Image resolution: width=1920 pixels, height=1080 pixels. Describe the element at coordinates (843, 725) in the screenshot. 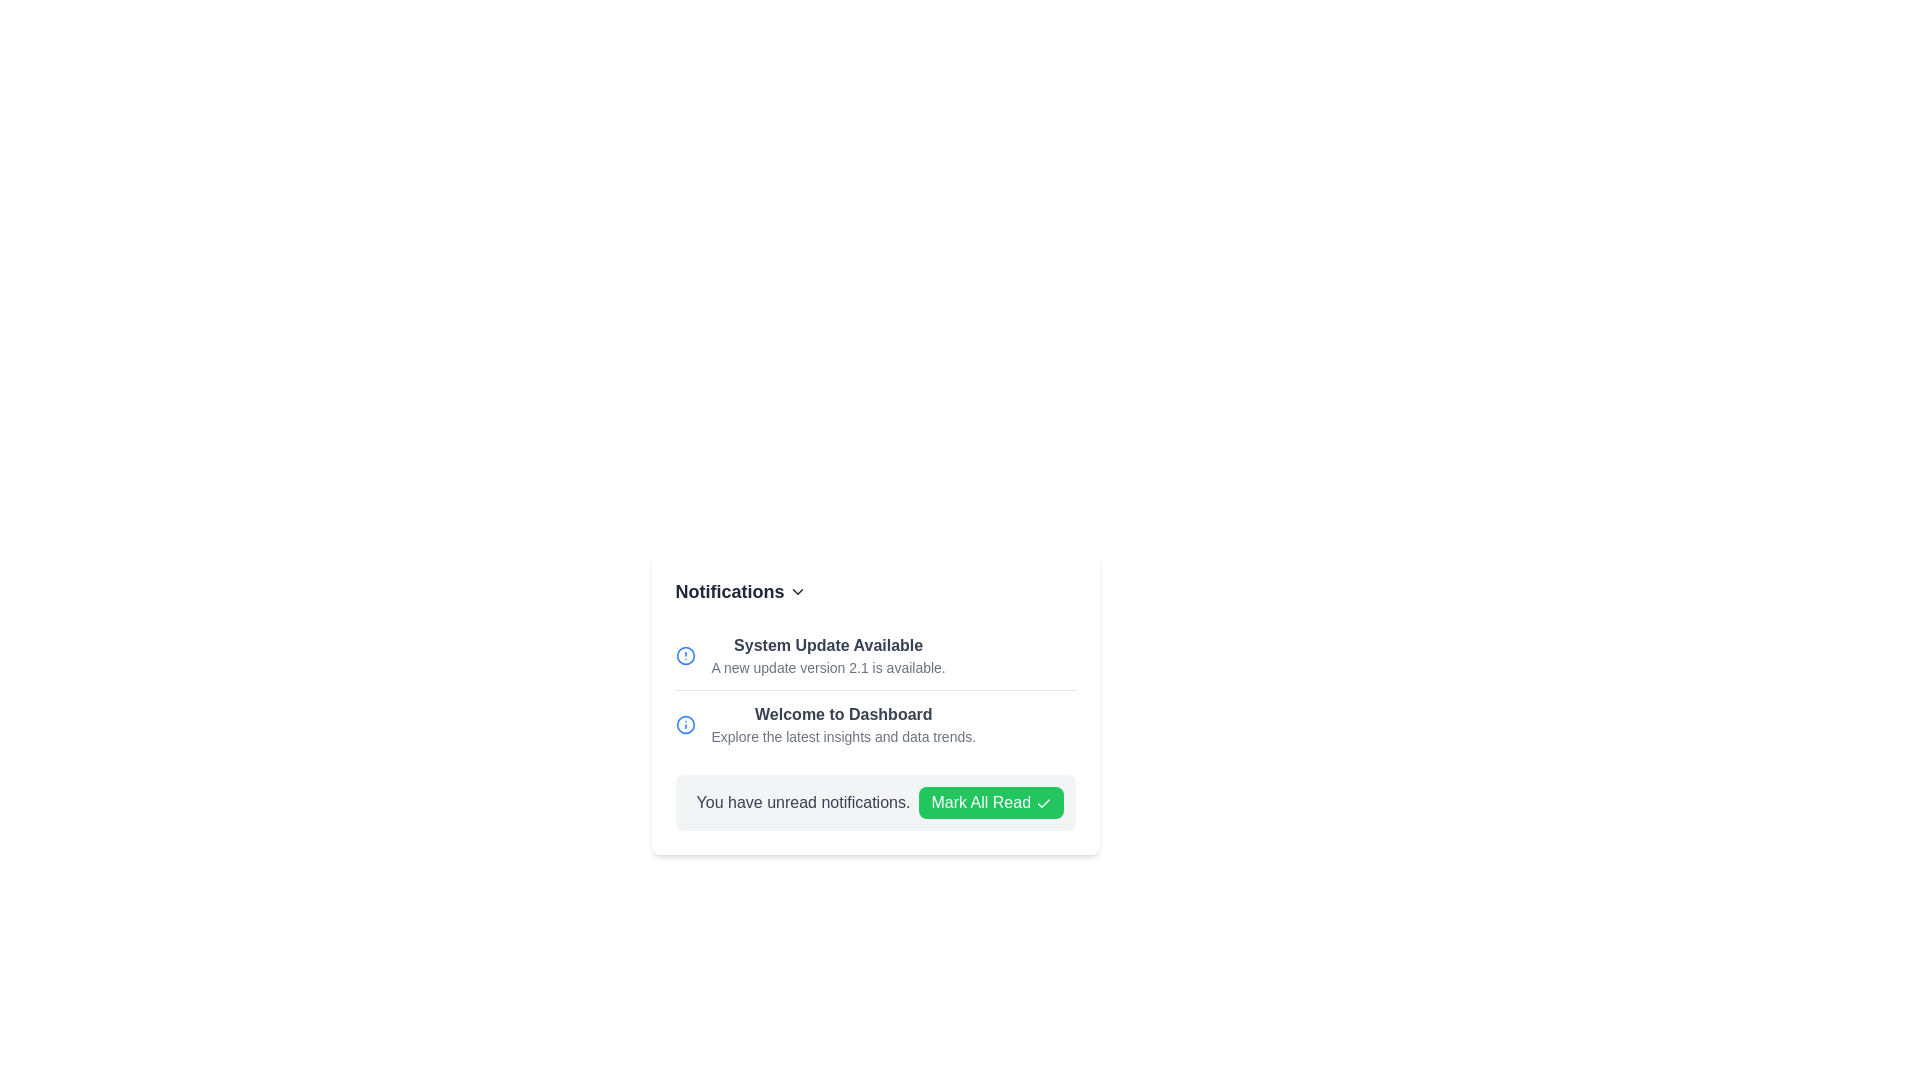

I see `the text block that displays a welcoming message and brief description, located in the notification section between the 'System Update Available' notification and the 'You have unread notifications' text` at that location.